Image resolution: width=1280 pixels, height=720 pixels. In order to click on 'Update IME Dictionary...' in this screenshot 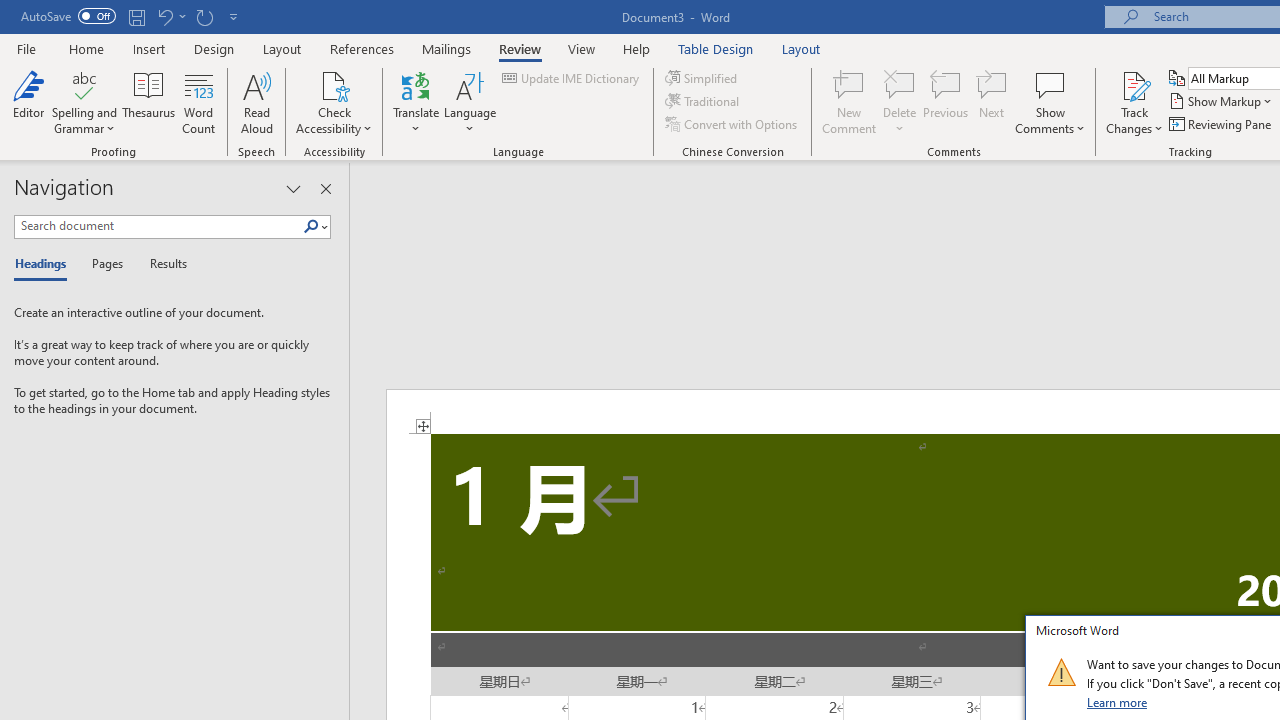, I will do `click(571, 77)`.